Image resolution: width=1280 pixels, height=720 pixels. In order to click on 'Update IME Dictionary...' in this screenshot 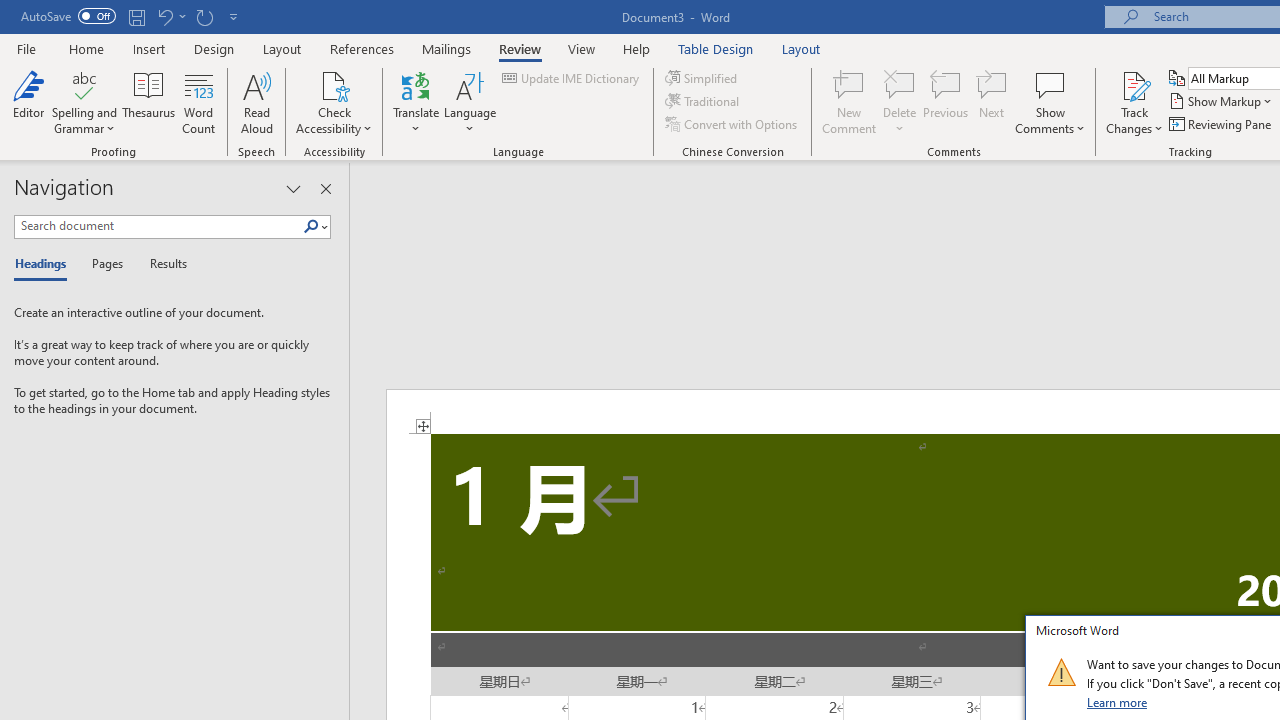, I will do `click(571, 77)`.